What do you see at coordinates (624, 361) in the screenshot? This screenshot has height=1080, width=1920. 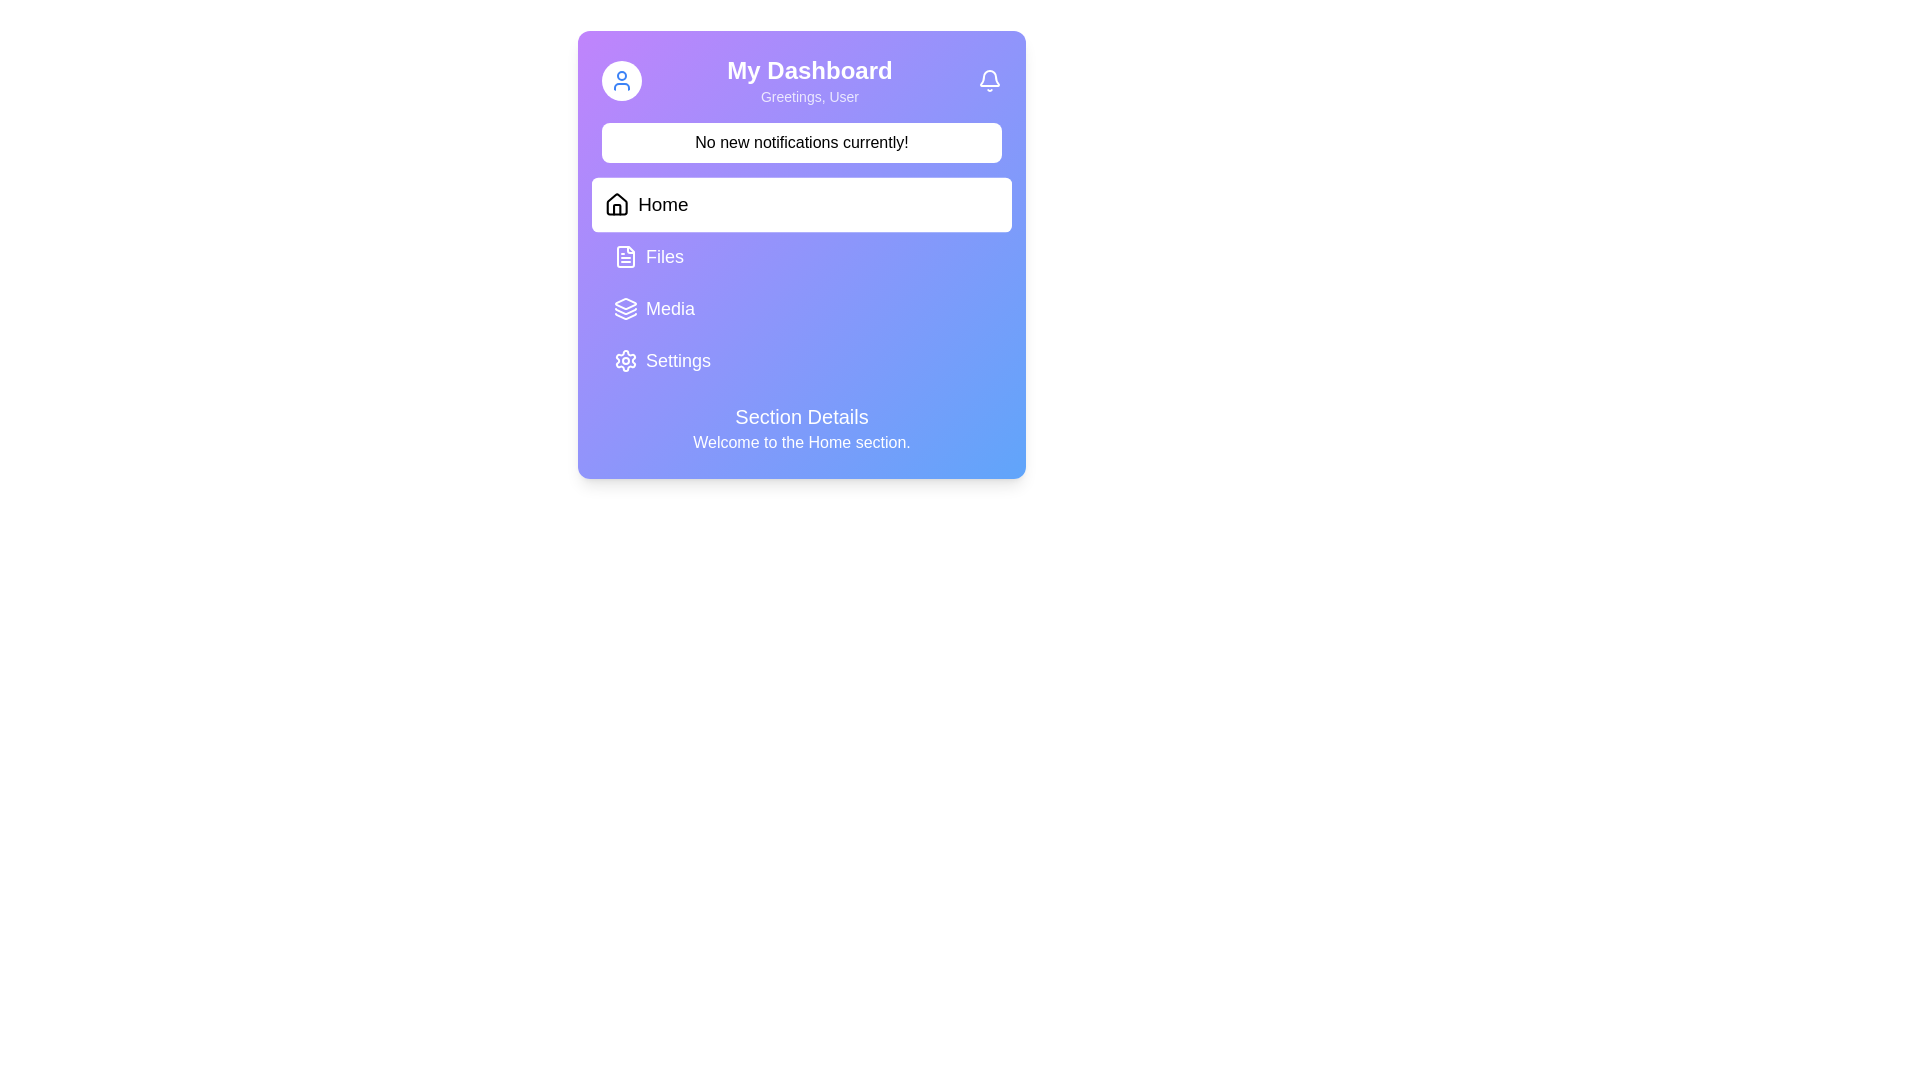 I see `the 'Settings' menu icon, which is represented by a gear symbol and is the fourth item in the vertical list of menu options on the left side of the interface panel` at bounding box center [624, 361].